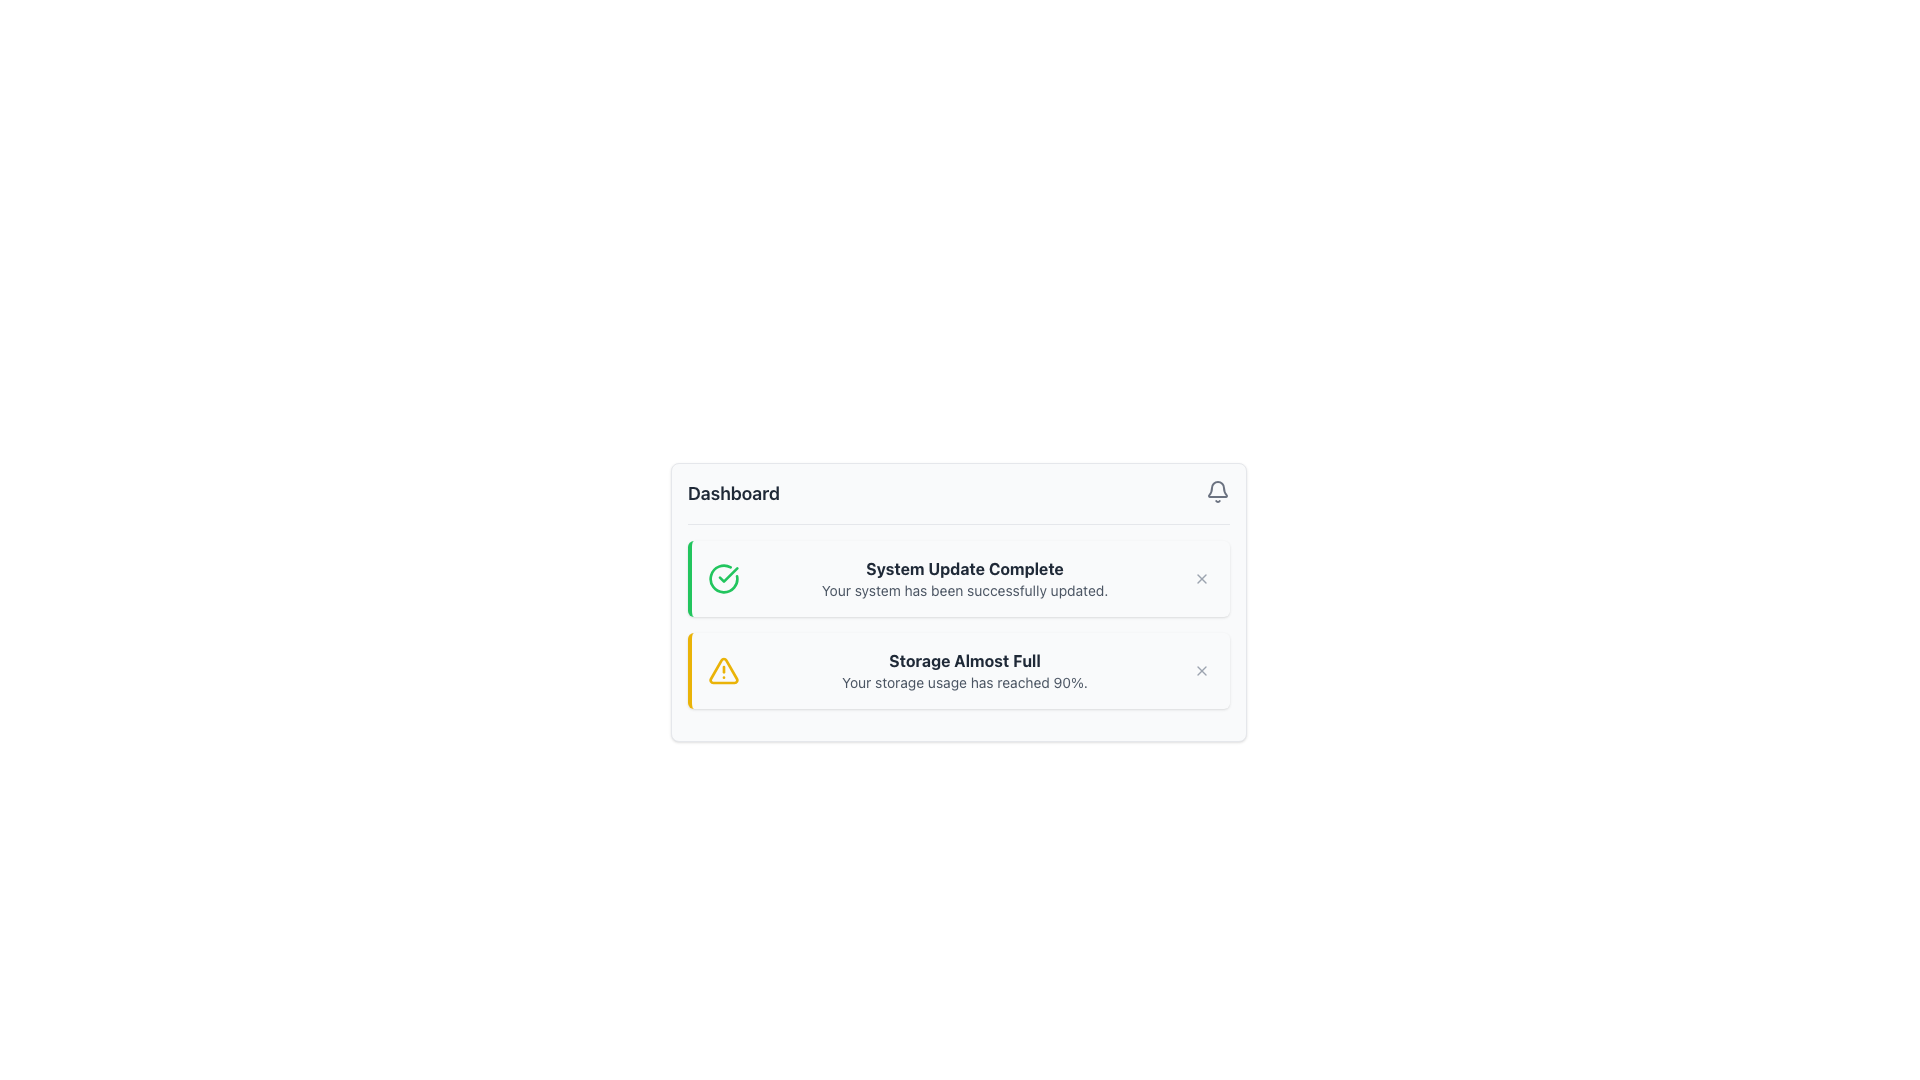 The image size is (1920, 1080). Describe the element at coordinates (964, 671) in the screenshot. I see `the 'Storage Almost Full' text display which is centered in the interface and indicates high storage usage` at that location.